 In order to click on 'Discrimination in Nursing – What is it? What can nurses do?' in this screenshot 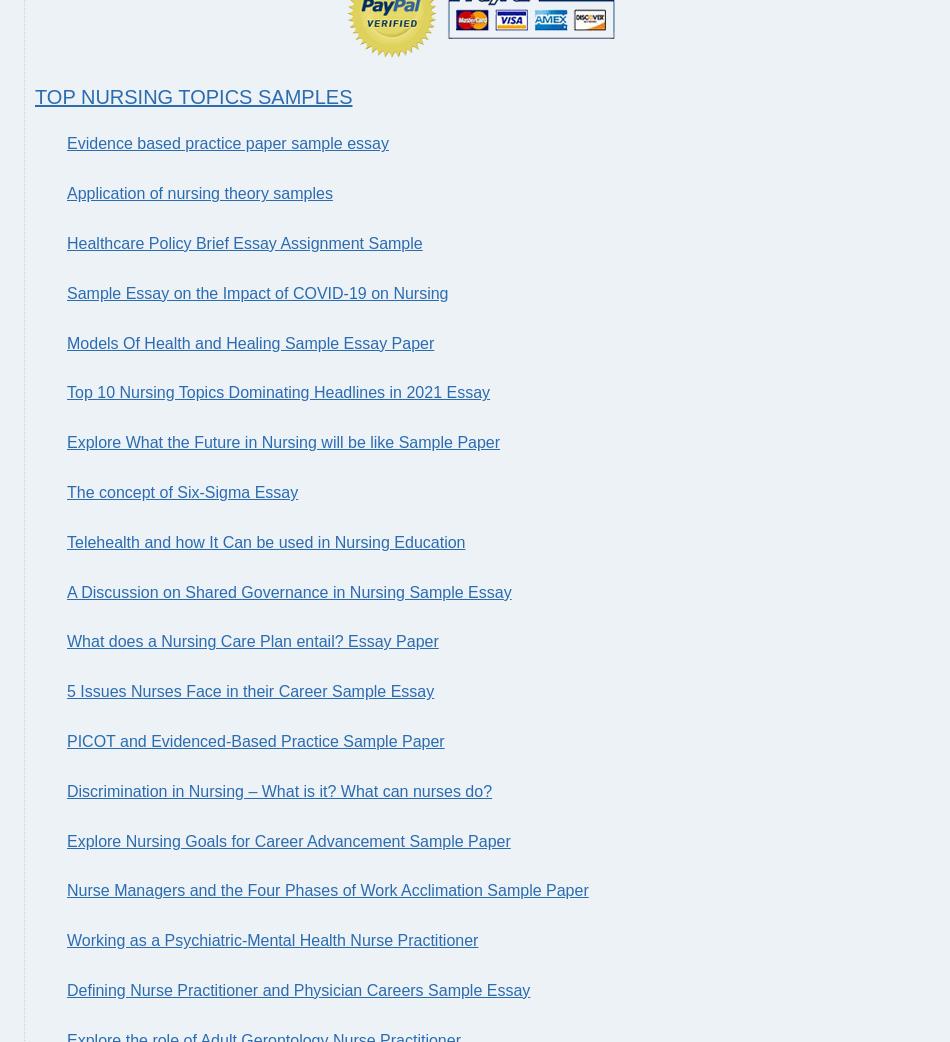, I will do `click(278, 790)`.